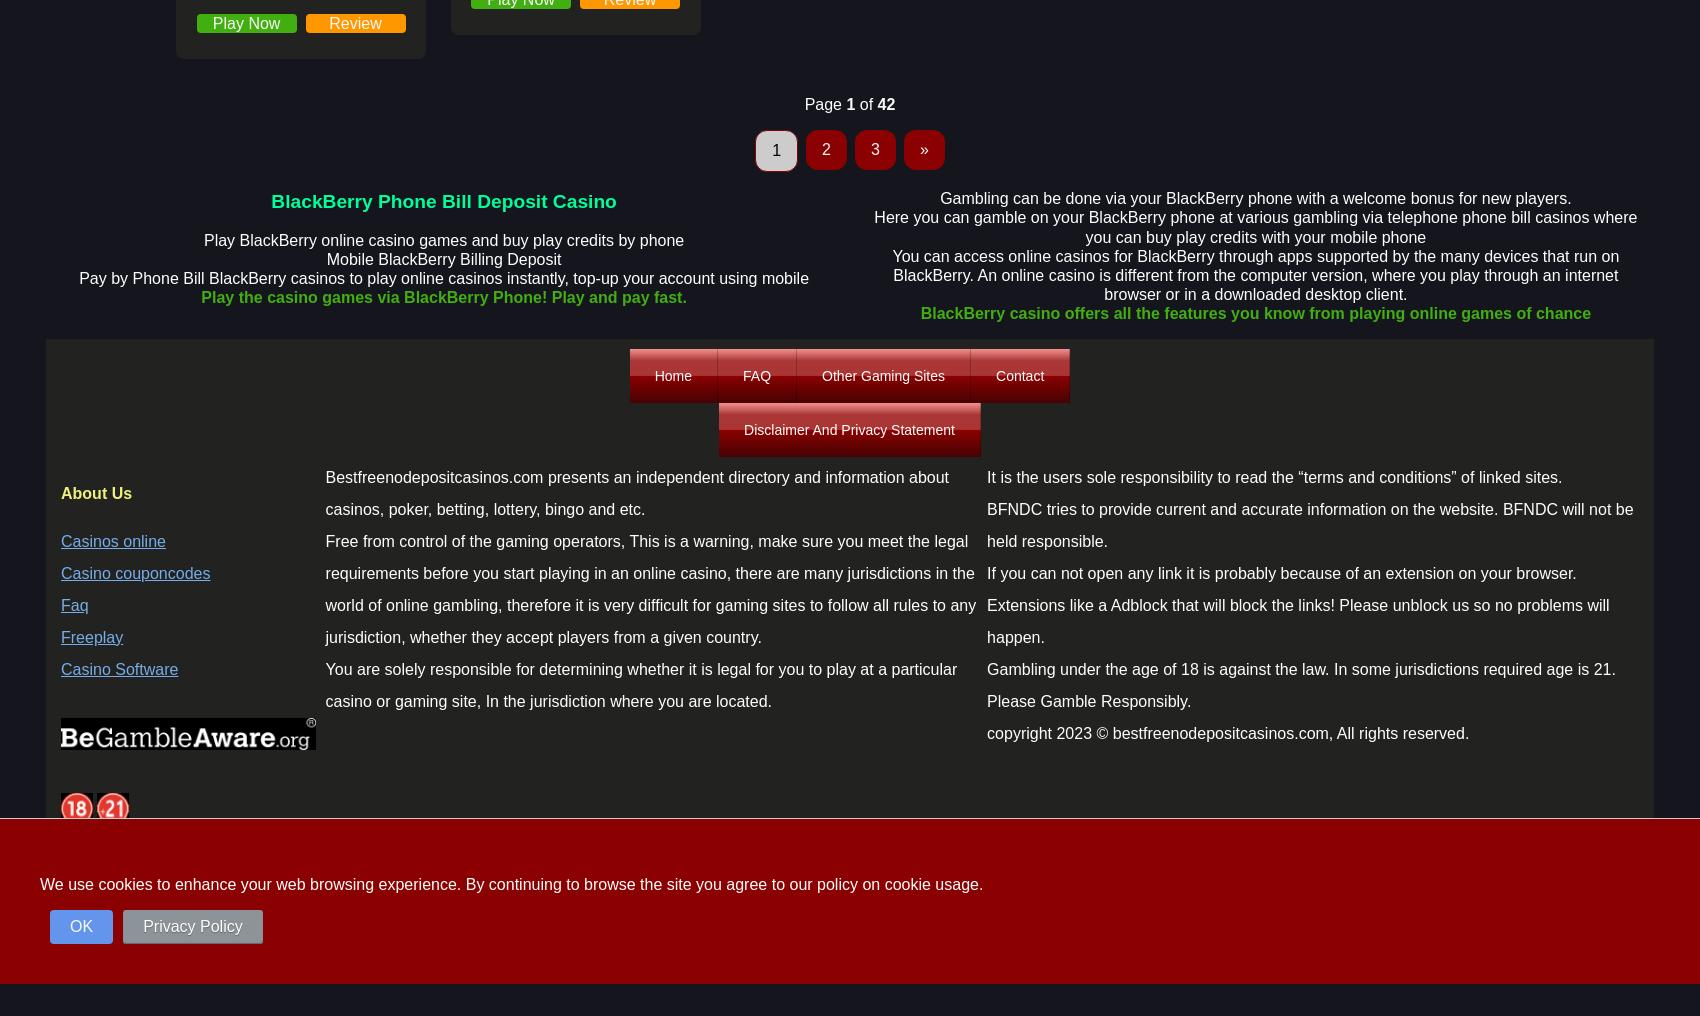 Image resolution: width=1700 pixels, height=1016 pixels. Describe the element at coordinates (883, 375) in the screenshot. I see `'Other Gaming Sites'` at that location.